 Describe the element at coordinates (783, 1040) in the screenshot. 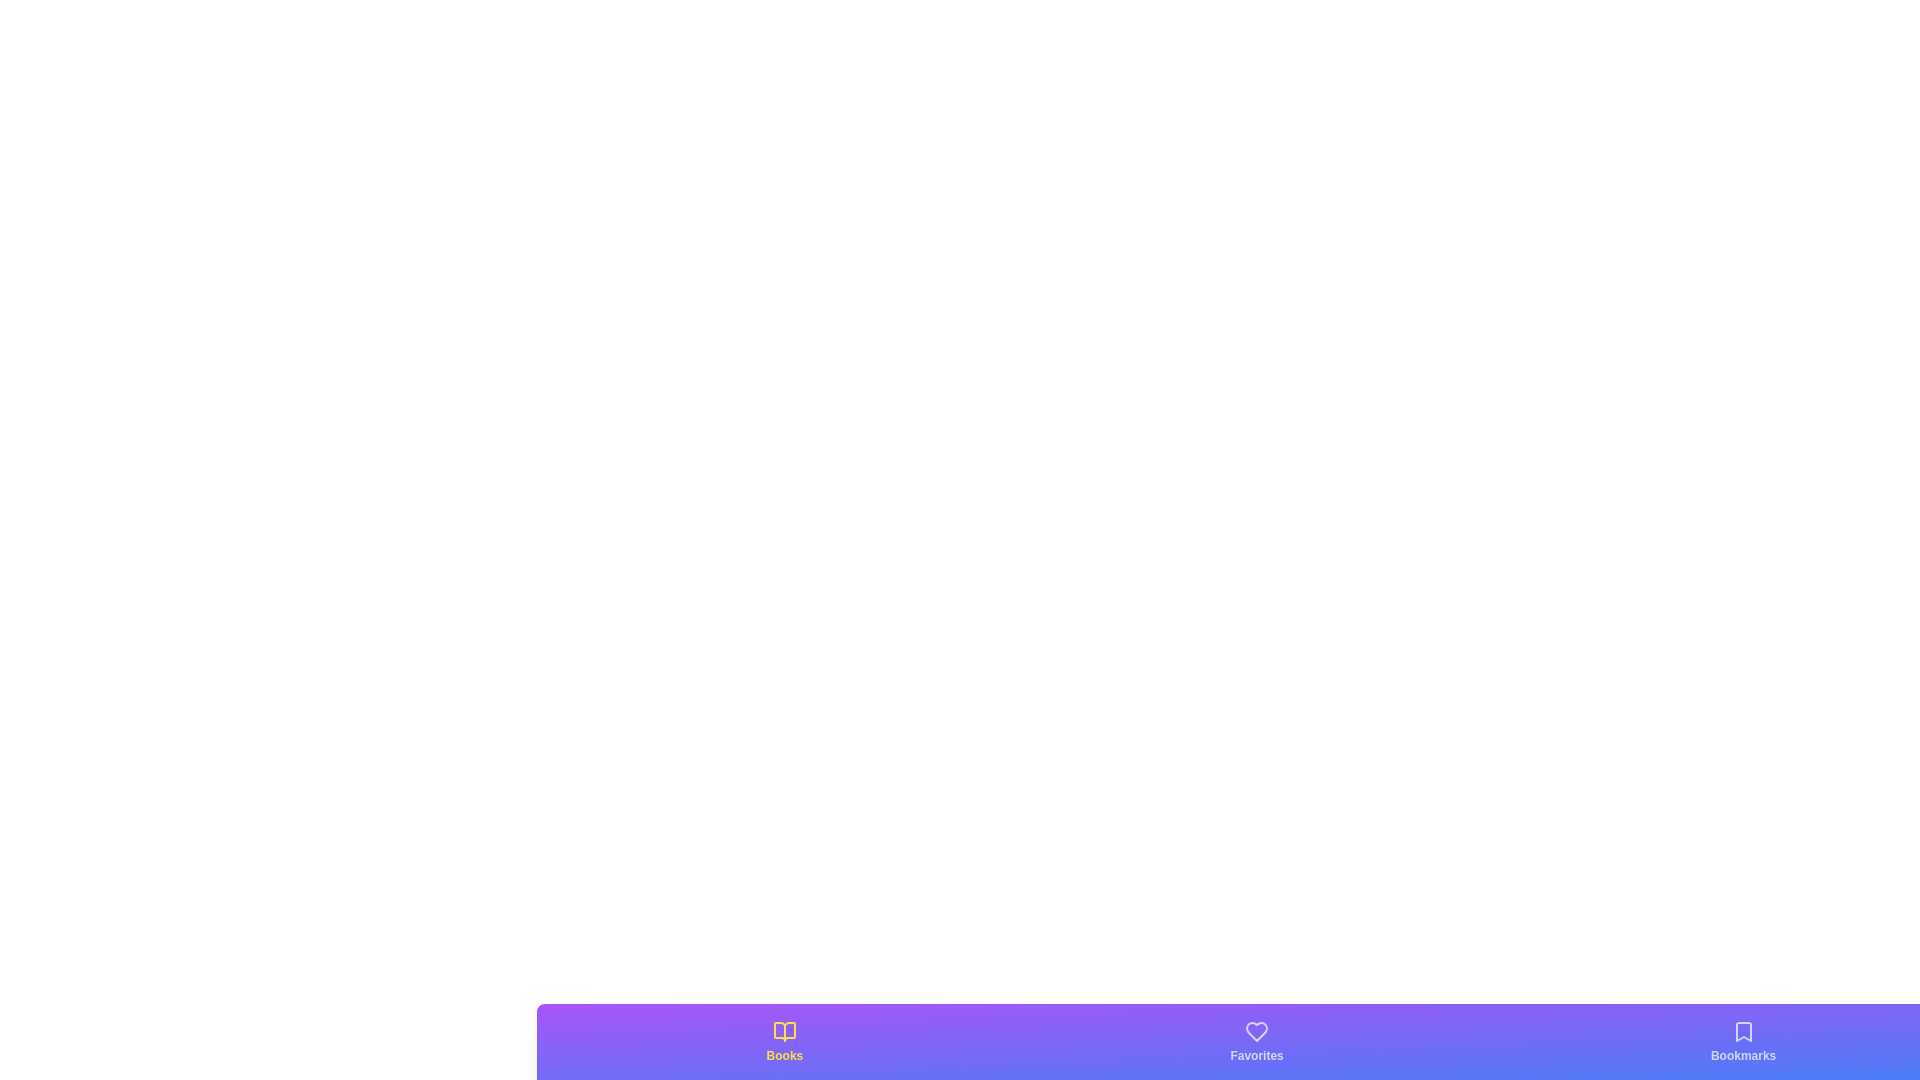

I see `the tab with the label Books` at that location.